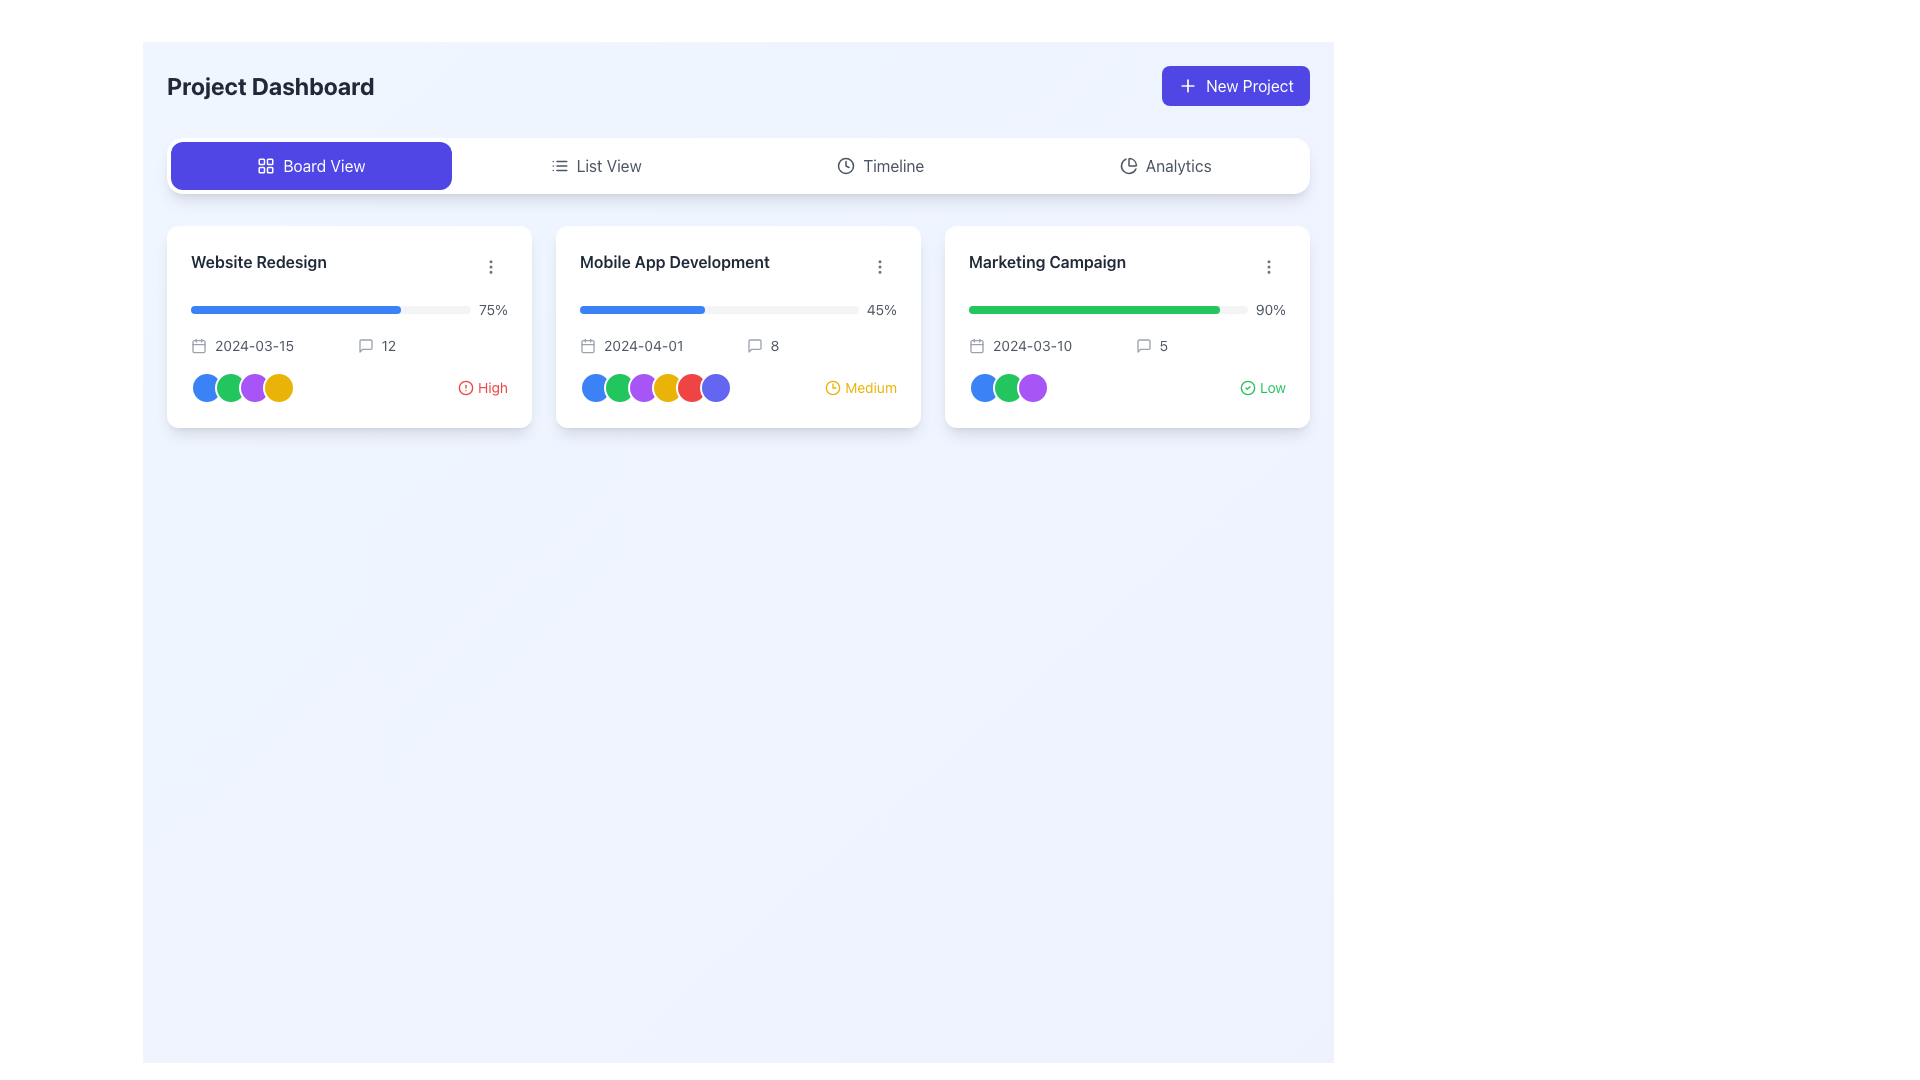 This screenshot has height=1080, width=1920. I want to click on the circular border of the SVG clock icon located in the control bar at the top of the interface, towards the right end of the bar, so click(846, 164).